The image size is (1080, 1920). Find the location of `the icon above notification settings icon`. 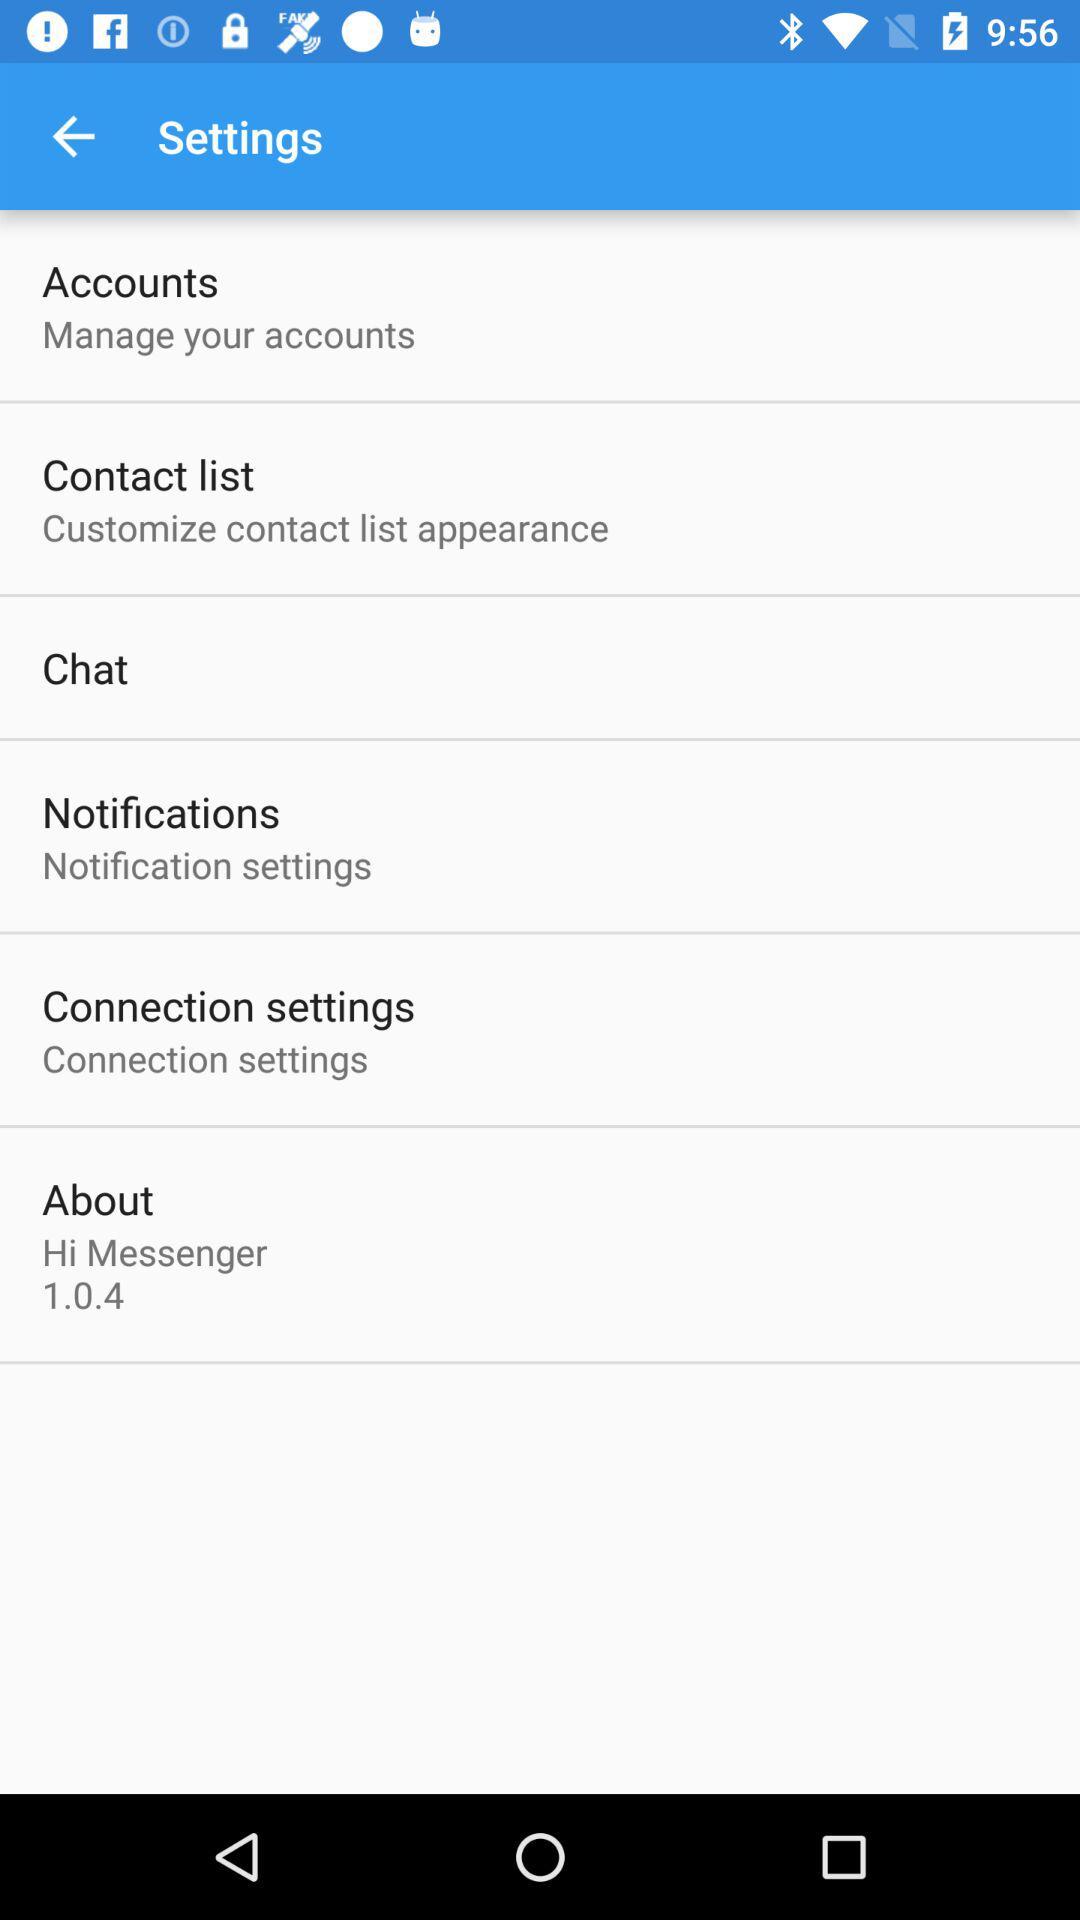

the icon above notification settings icon is located at coordinates (160, 811).